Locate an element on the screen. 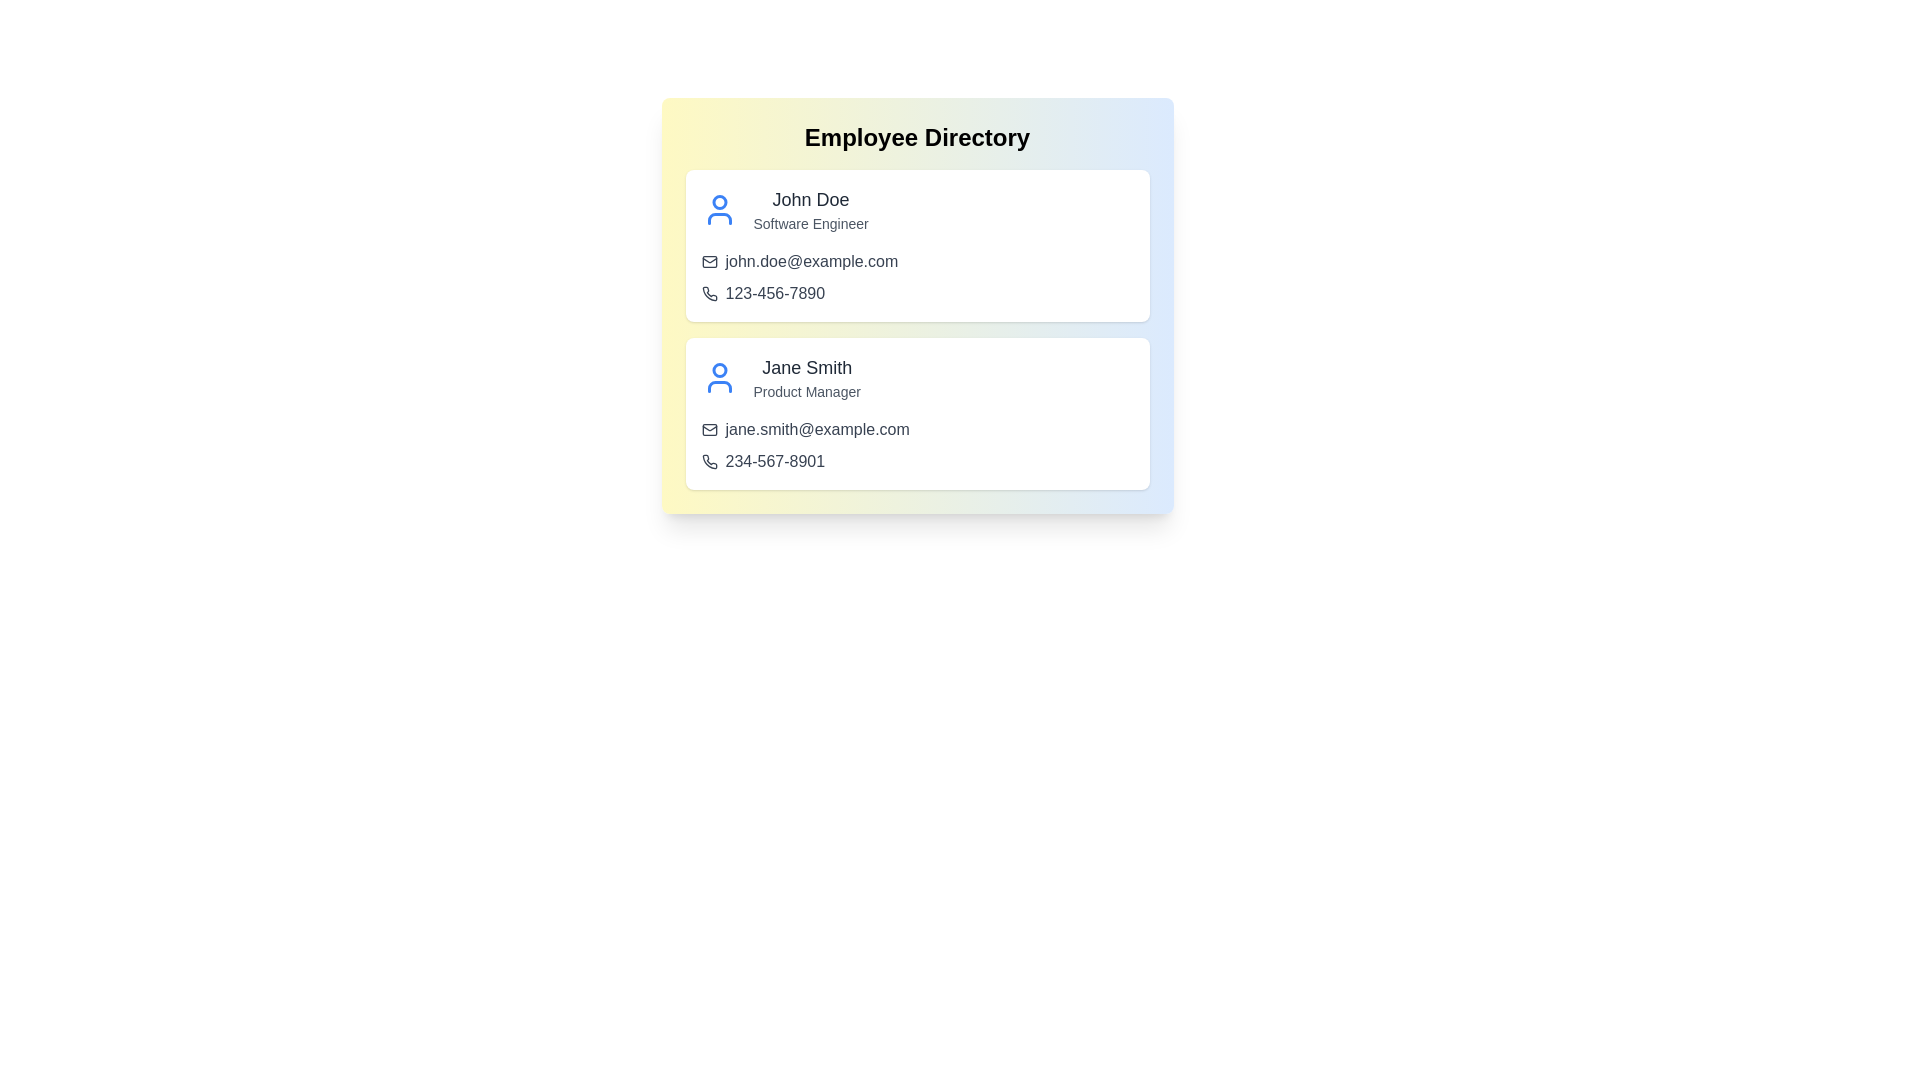  the phone link for John Doe is located at coordinates (916, 293).